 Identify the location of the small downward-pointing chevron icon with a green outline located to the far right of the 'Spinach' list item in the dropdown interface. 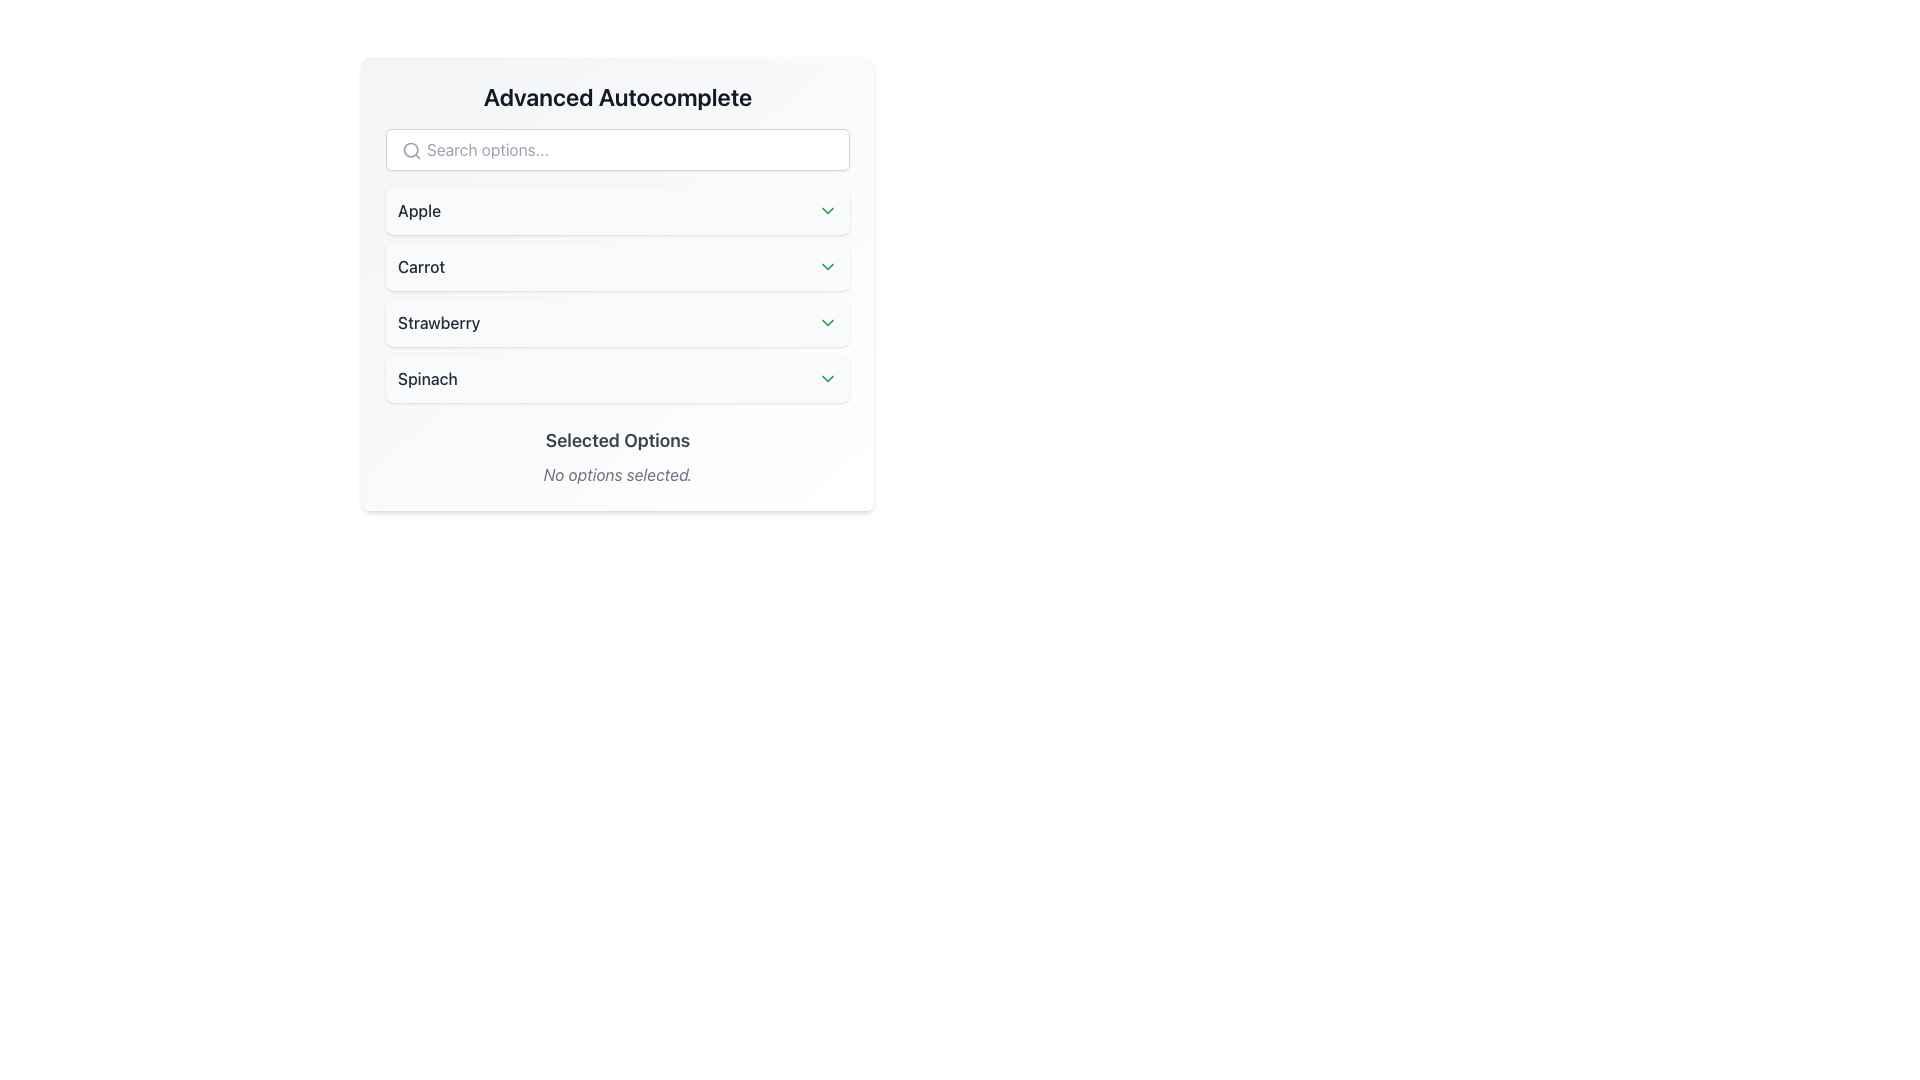
(828, 378).